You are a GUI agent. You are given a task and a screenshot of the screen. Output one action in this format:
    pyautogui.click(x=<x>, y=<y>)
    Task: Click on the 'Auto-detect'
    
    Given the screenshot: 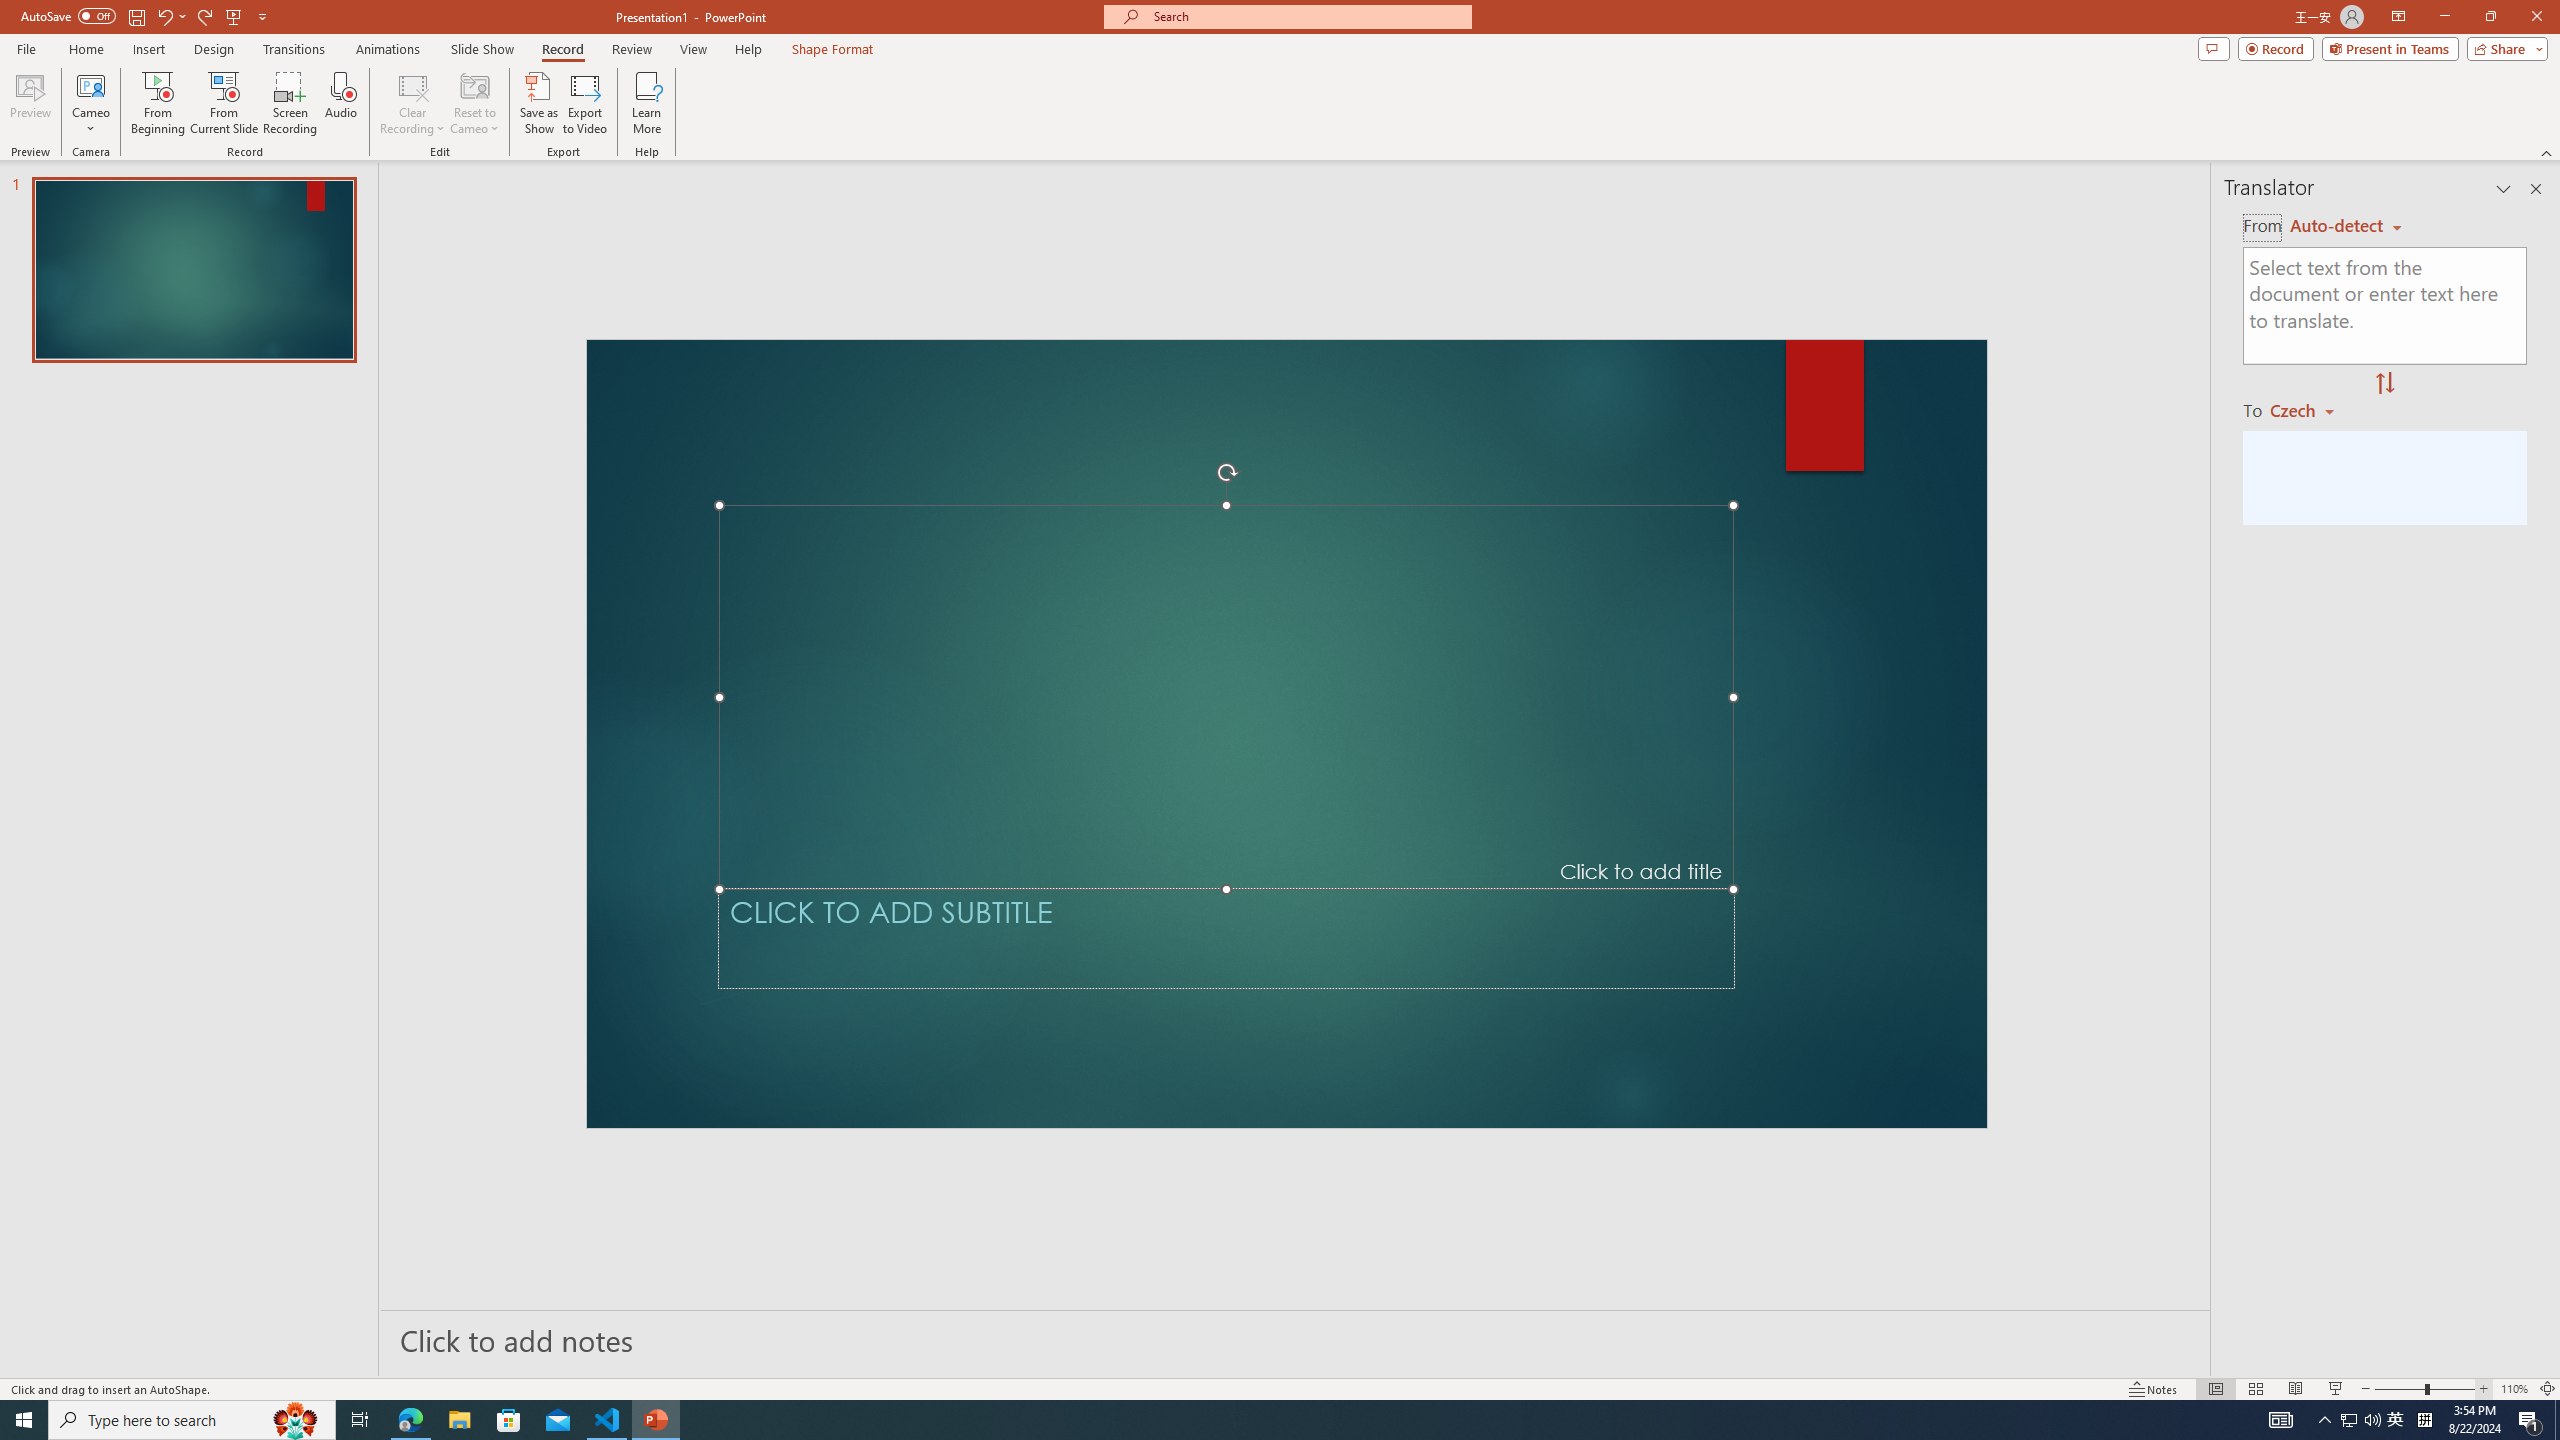 What is the action you would take?
    pyautogui.click(x=2345, y=225)
    